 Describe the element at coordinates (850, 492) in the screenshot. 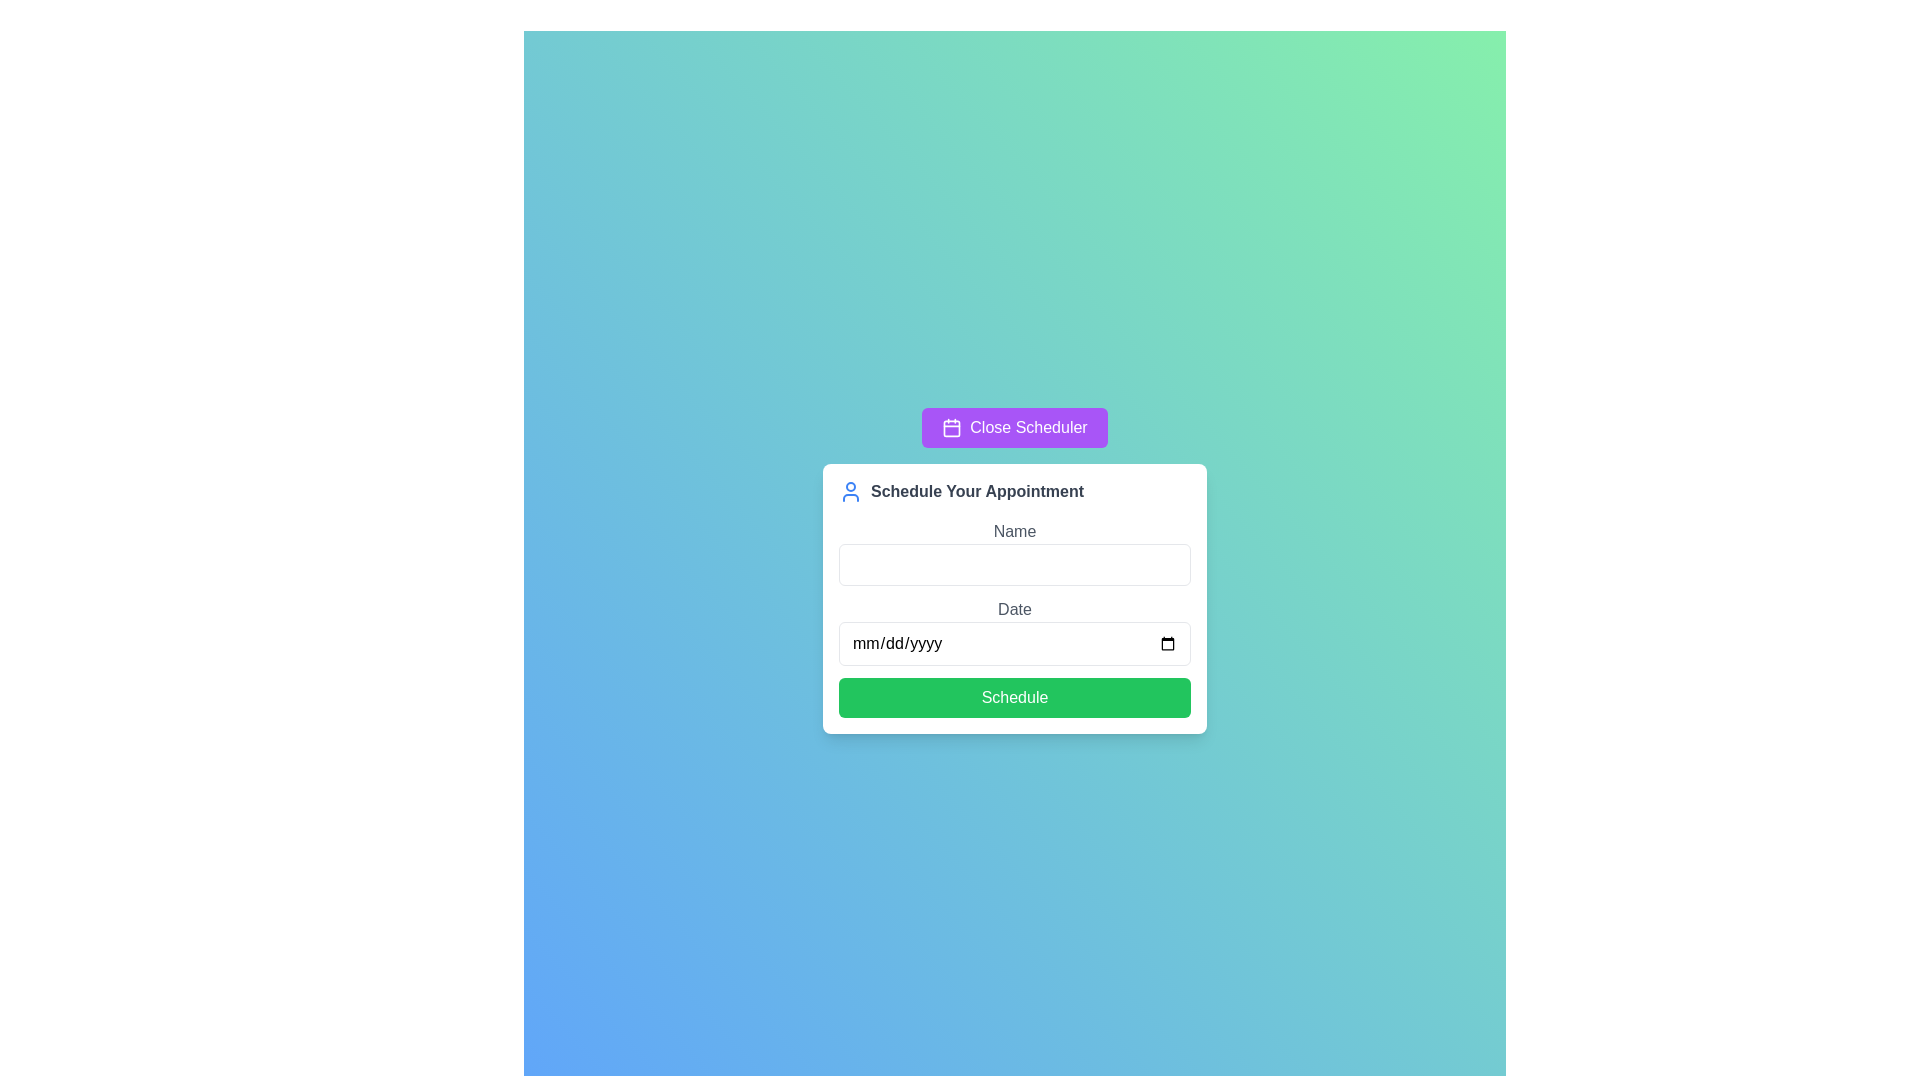

I see `the user-icon-shaped graphic with a blue outline located in the top-left corner of the scheduling card, immediately to the left of the text 'Schedule Your Appointment'` at that location.